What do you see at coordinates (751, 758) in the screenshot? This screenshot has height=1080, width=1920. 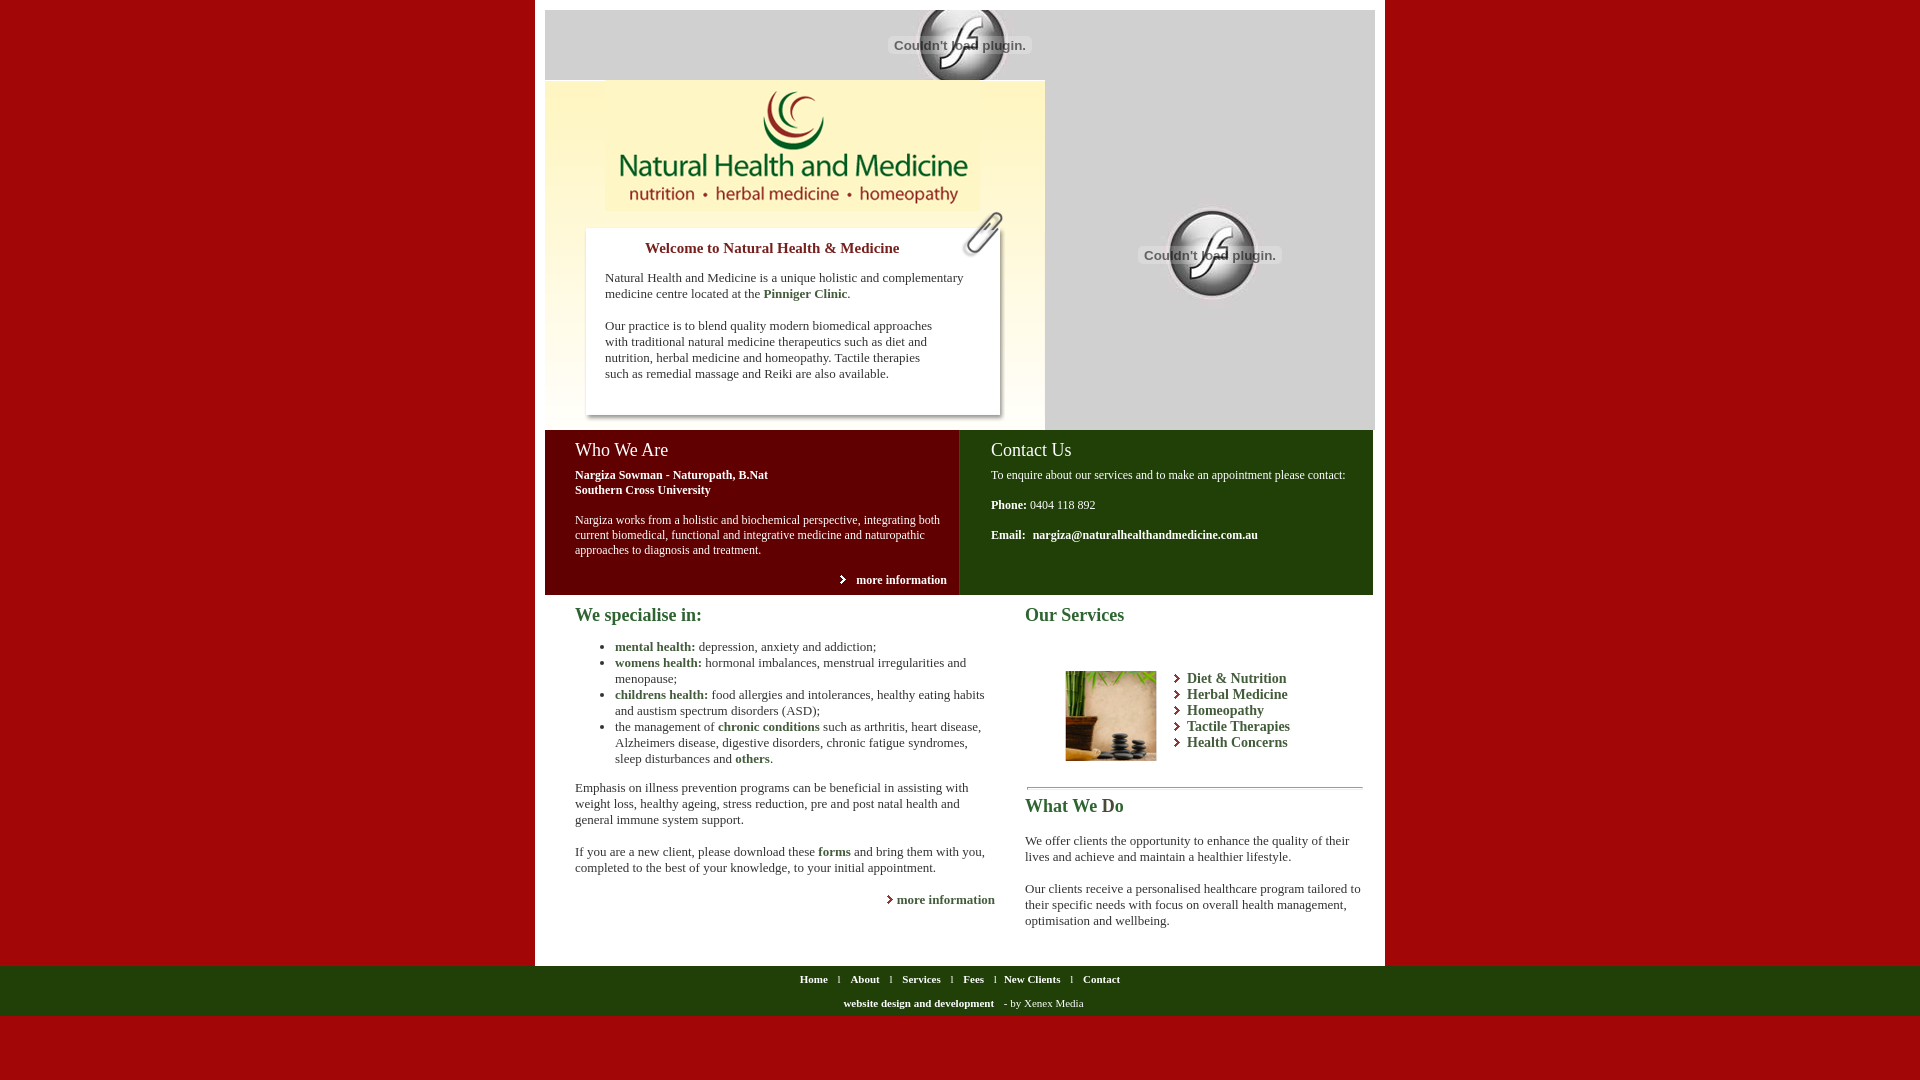 I see `'others'` at bounding box center [751, 758].